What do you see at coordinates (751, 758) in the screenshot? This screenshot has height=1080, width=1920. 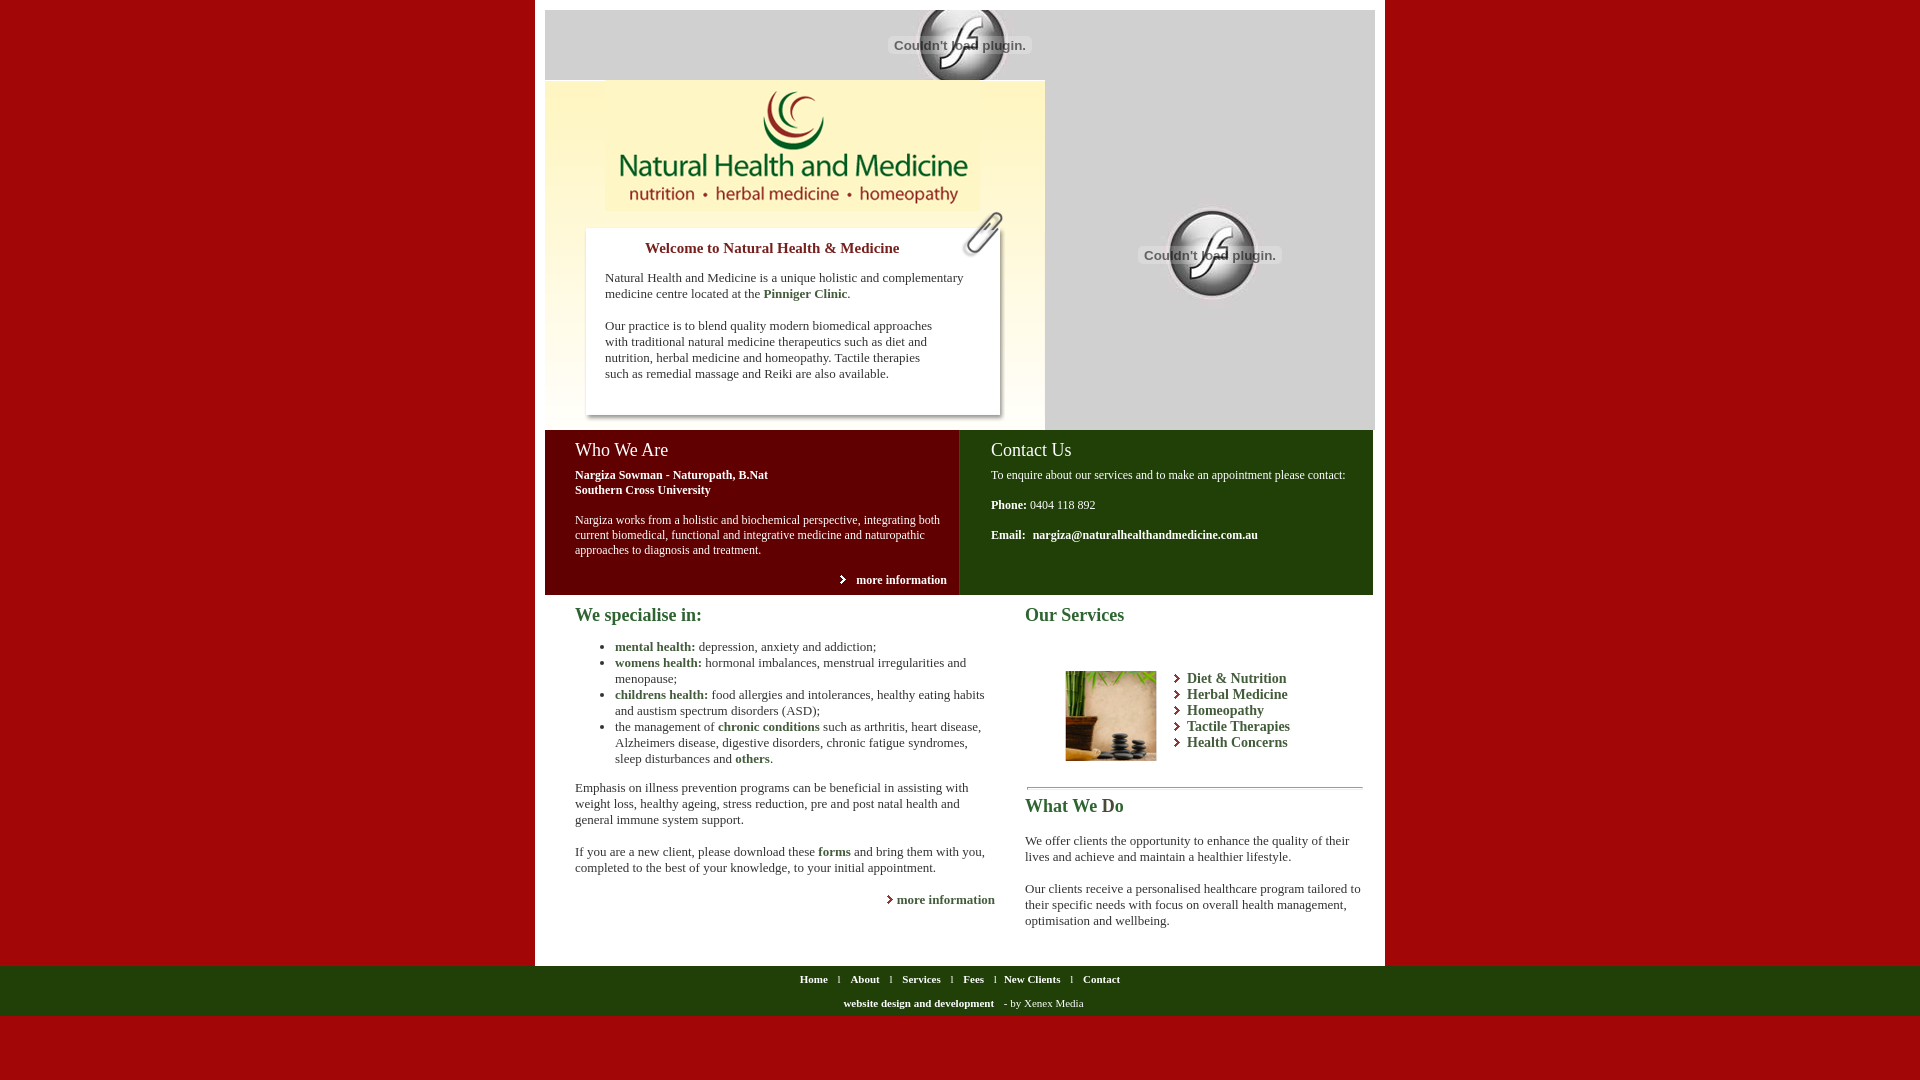 I see `'others'` at bounding box center [751, 758].